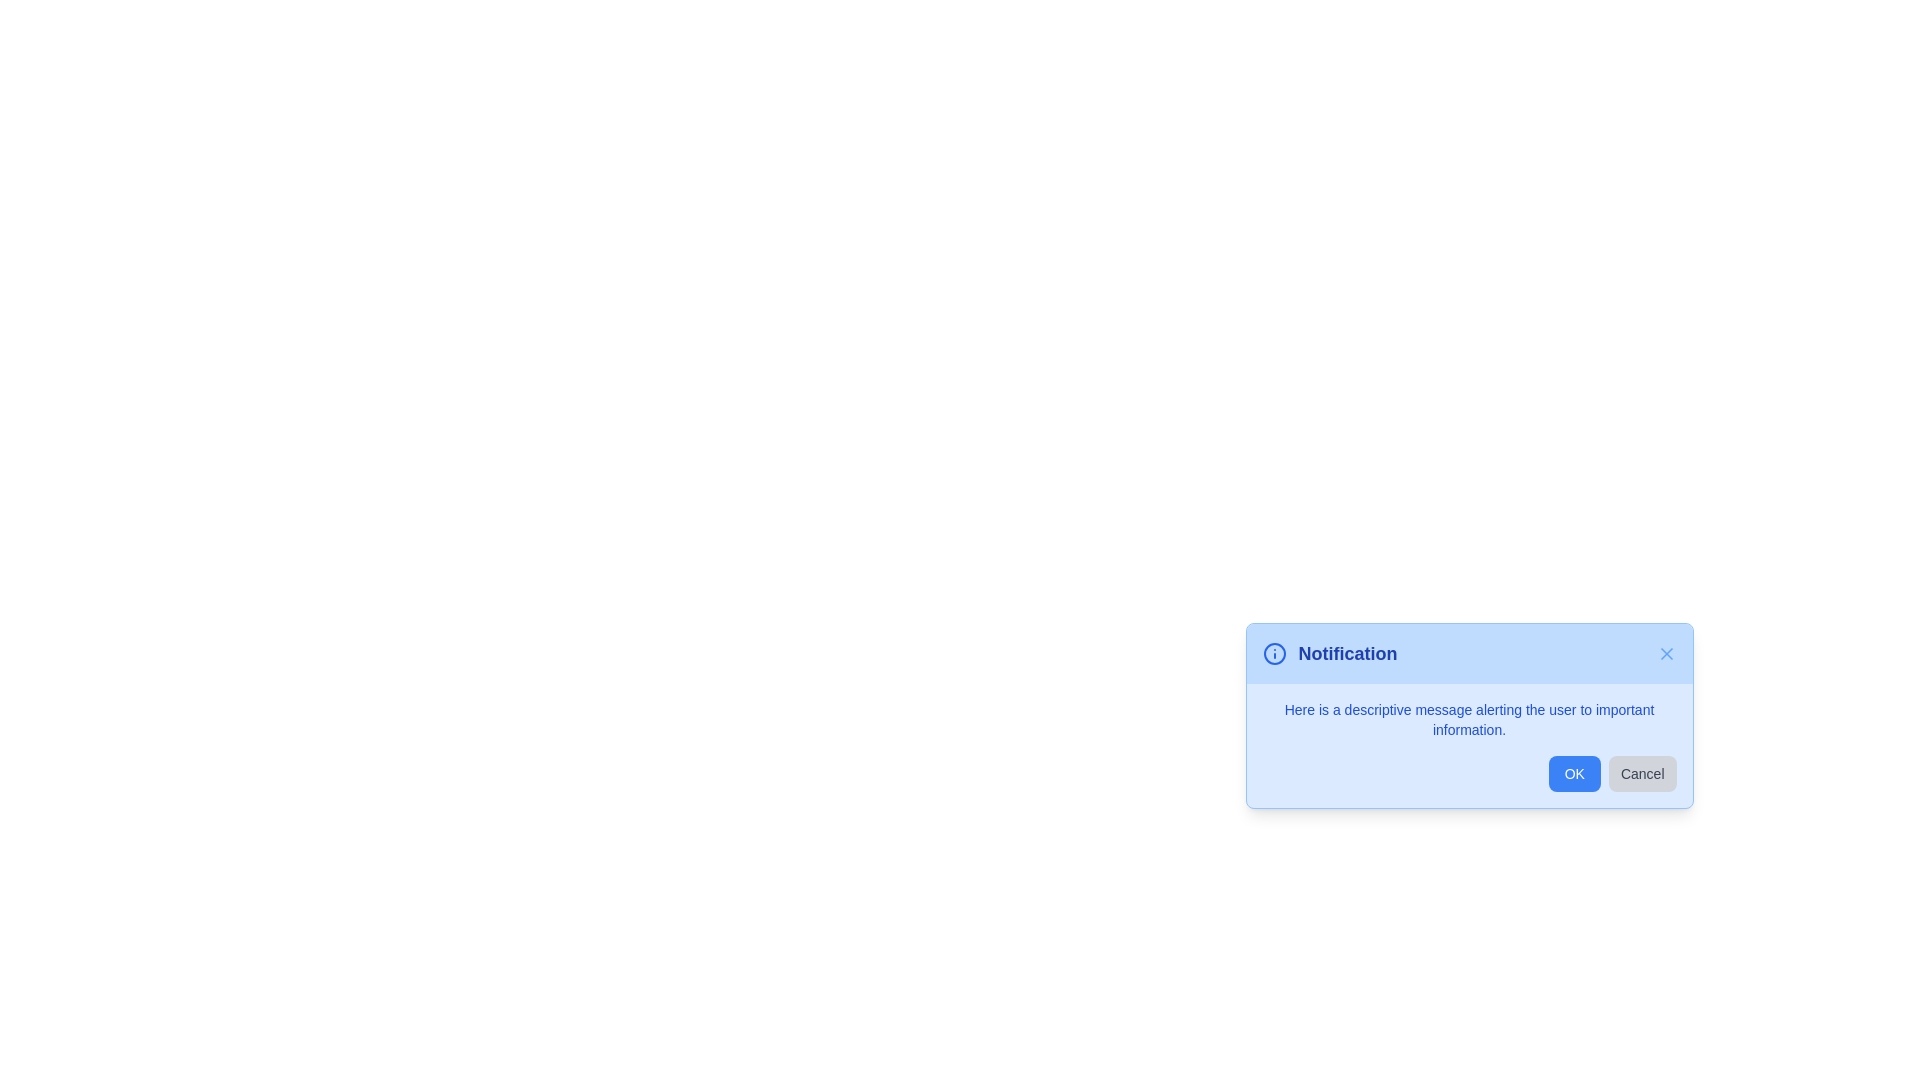  I want to click on the 'Info' icon to explore its functionality, so click(1273, 654).